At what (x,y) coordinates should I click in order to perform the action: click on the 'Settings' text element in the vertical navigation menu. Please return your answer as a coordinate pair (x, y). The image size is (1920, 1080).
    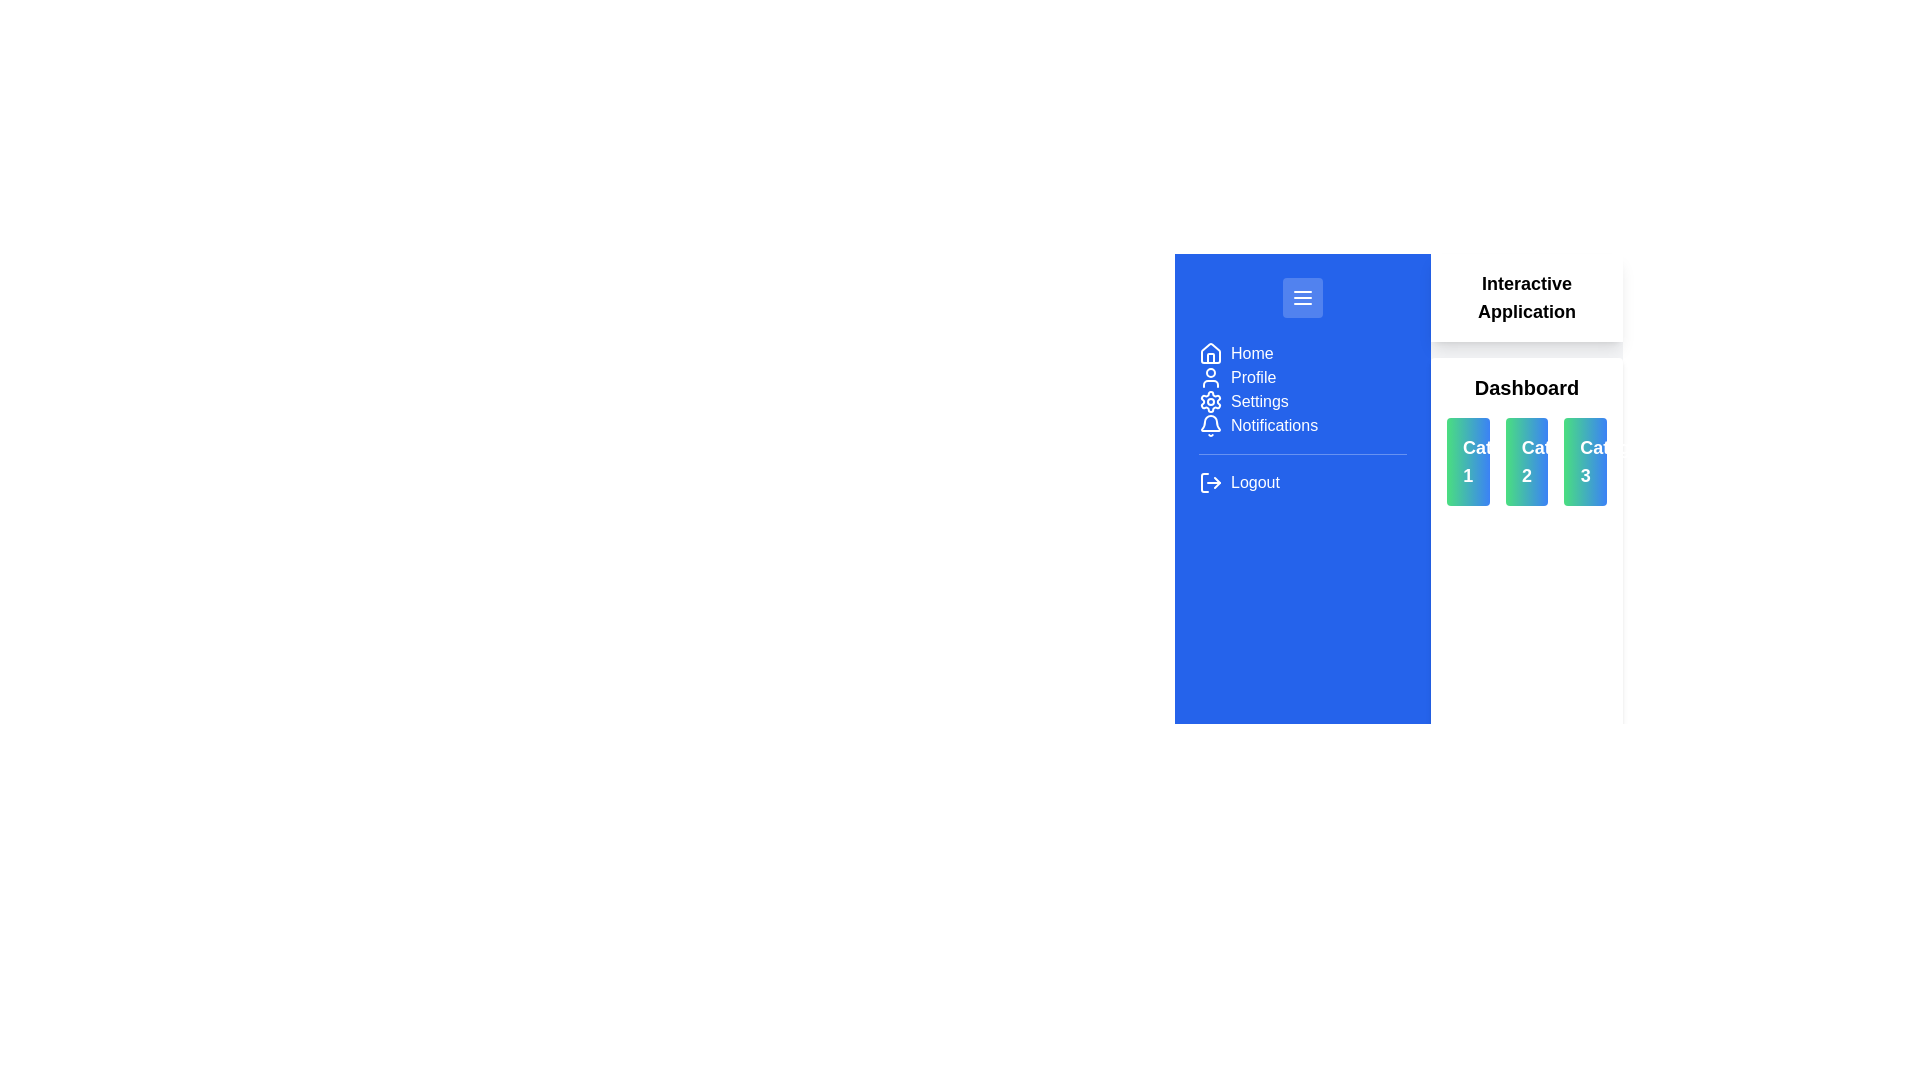
    Looking at the image, I should click on (1258, 401).